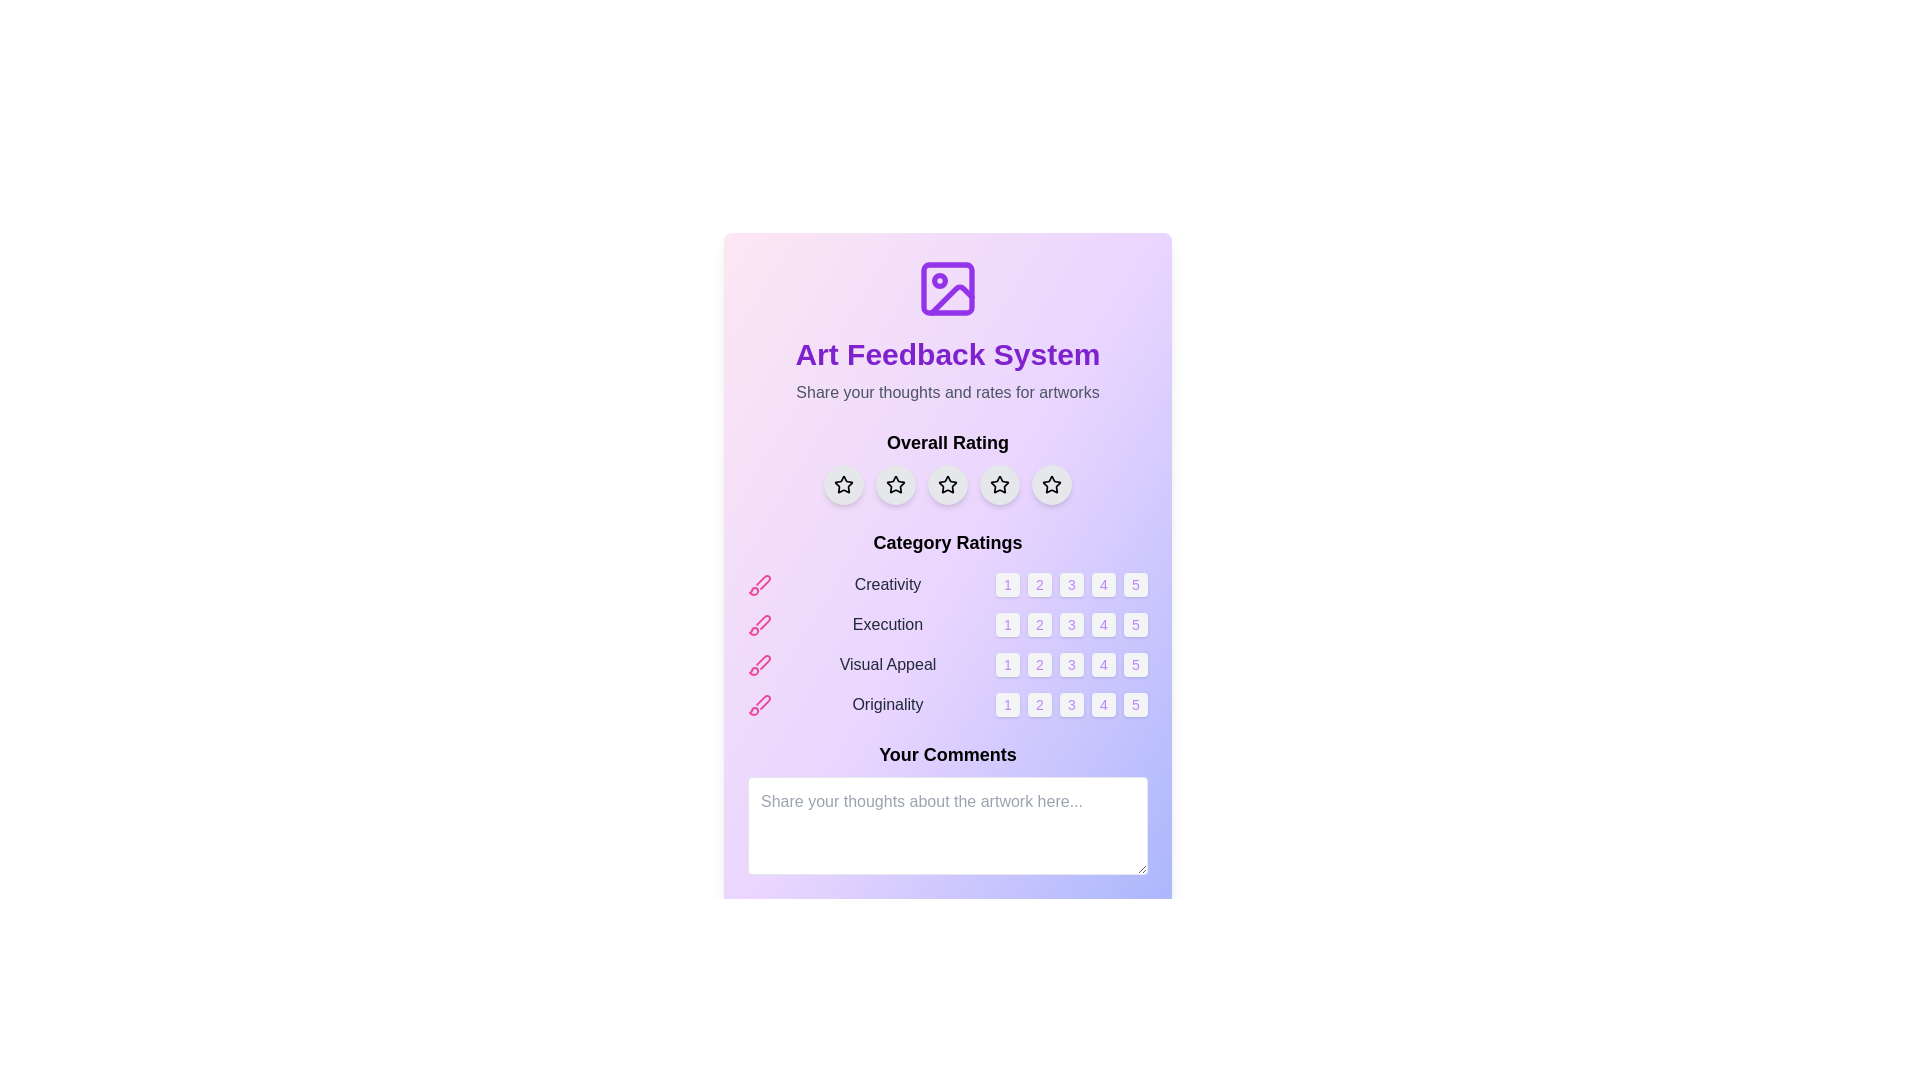 The width and height of the screenshot is (1920, 1080). What do you see at coordinates (758, 704) in the screenshot?
I see `the fourth brush icon in the 'Category Ratings' section, located to the left of the 'Originality' label` at bounding box center [758, 704].